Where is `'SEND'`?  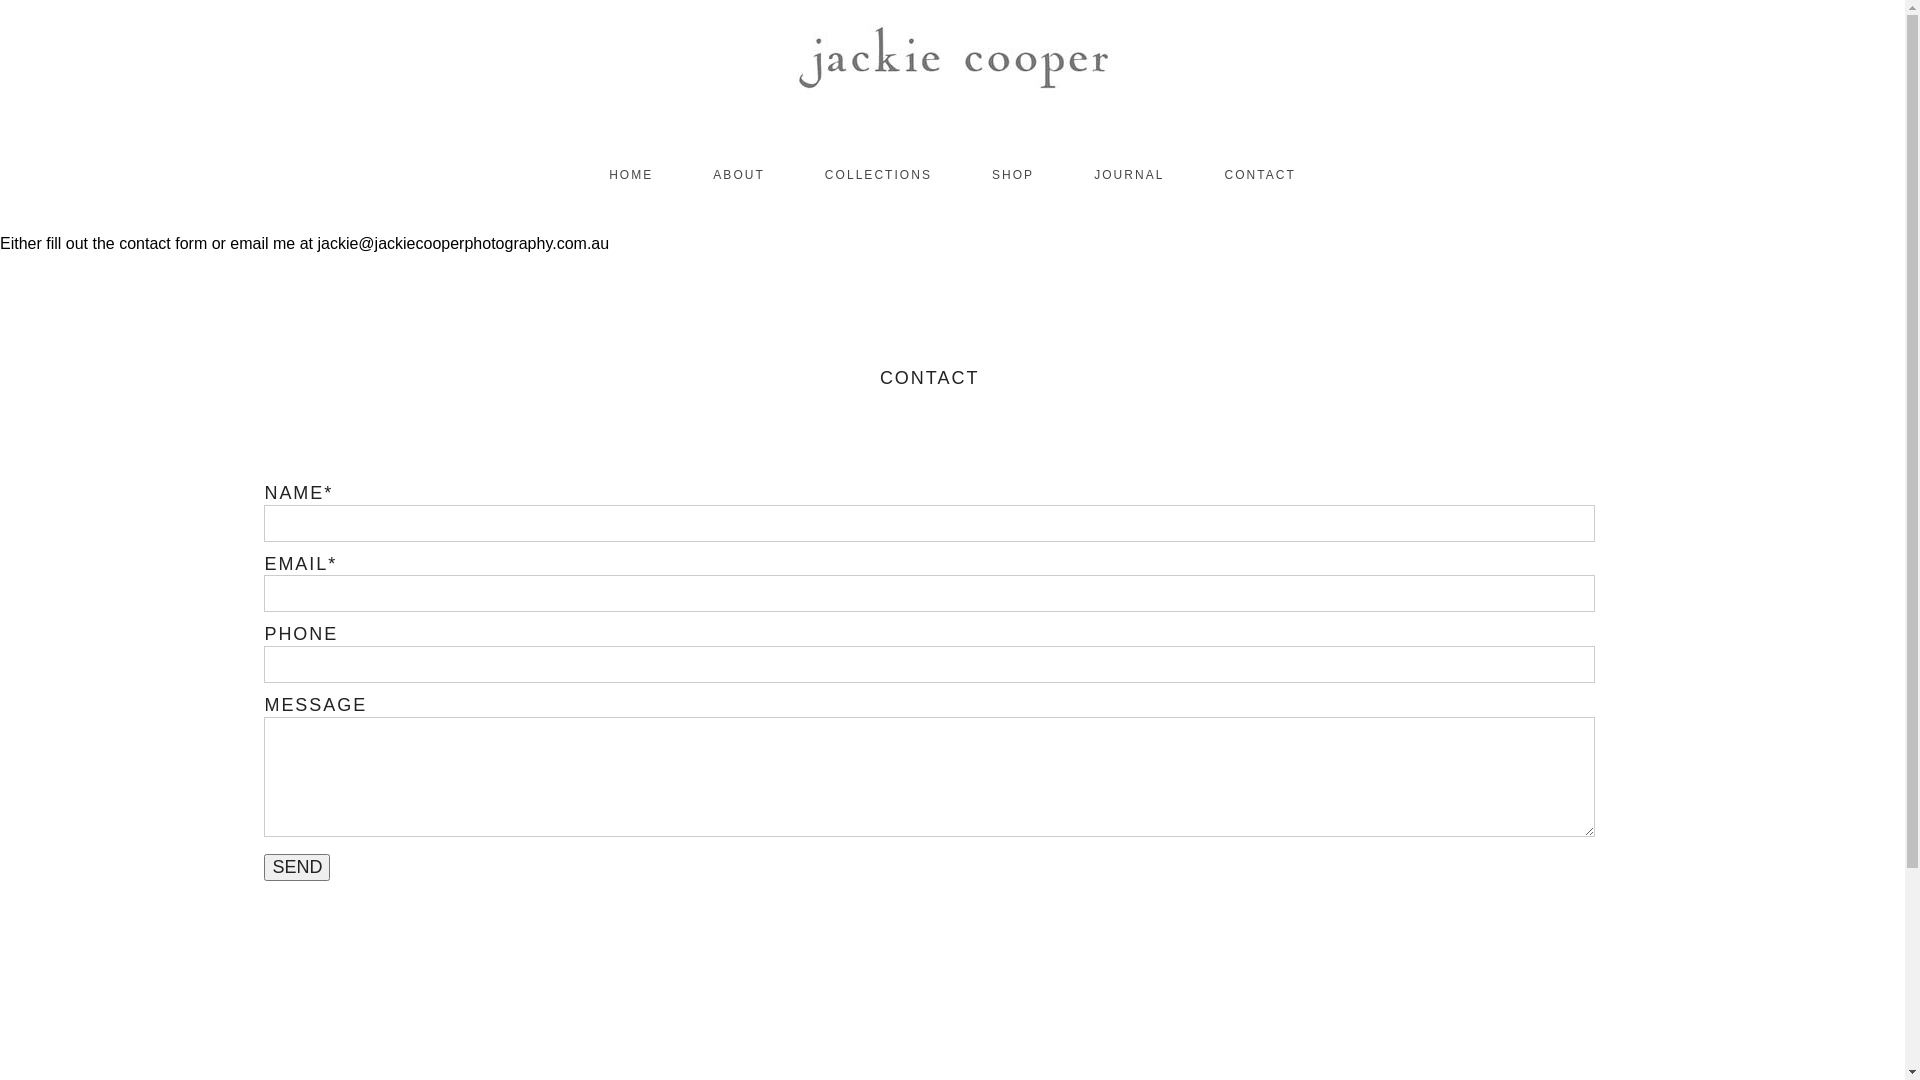
'SEND' is located at coordinates (296, 866).